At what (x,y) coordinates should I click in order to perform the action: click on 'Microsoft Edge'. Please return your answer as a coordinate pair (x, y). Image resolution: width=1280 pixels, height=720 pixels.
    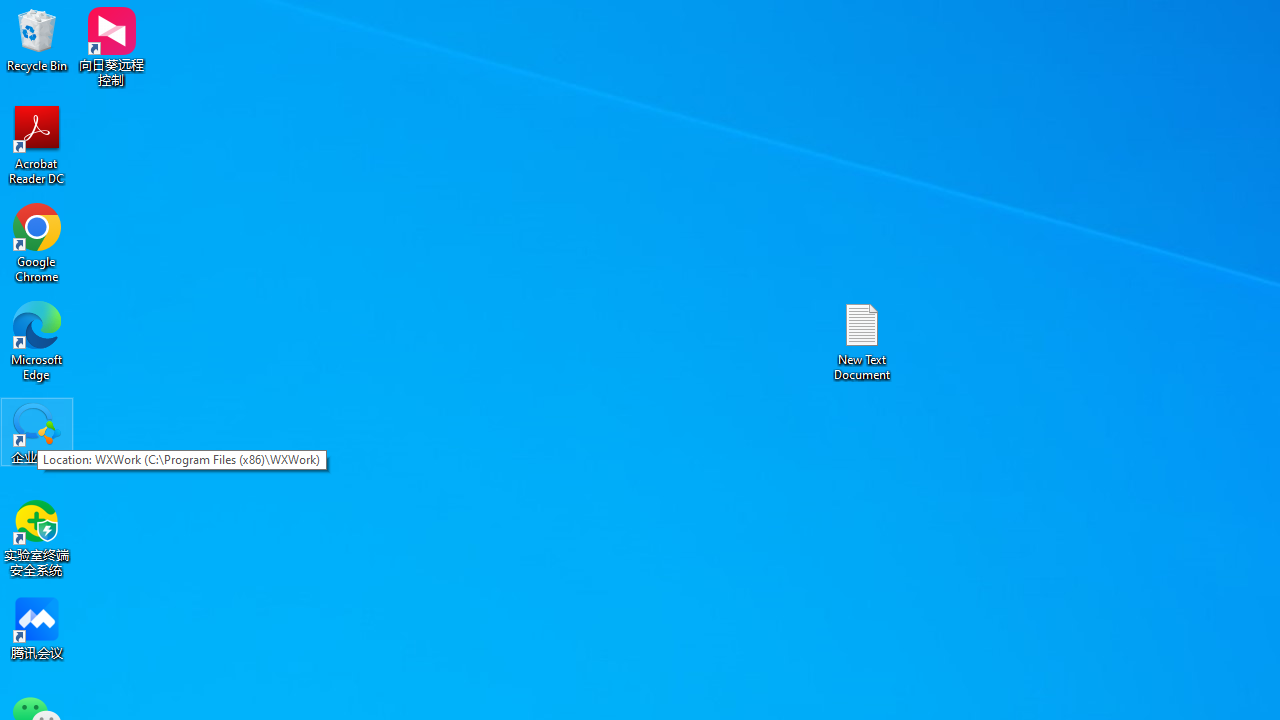
    Looking at the image, I should click on (37, 340).